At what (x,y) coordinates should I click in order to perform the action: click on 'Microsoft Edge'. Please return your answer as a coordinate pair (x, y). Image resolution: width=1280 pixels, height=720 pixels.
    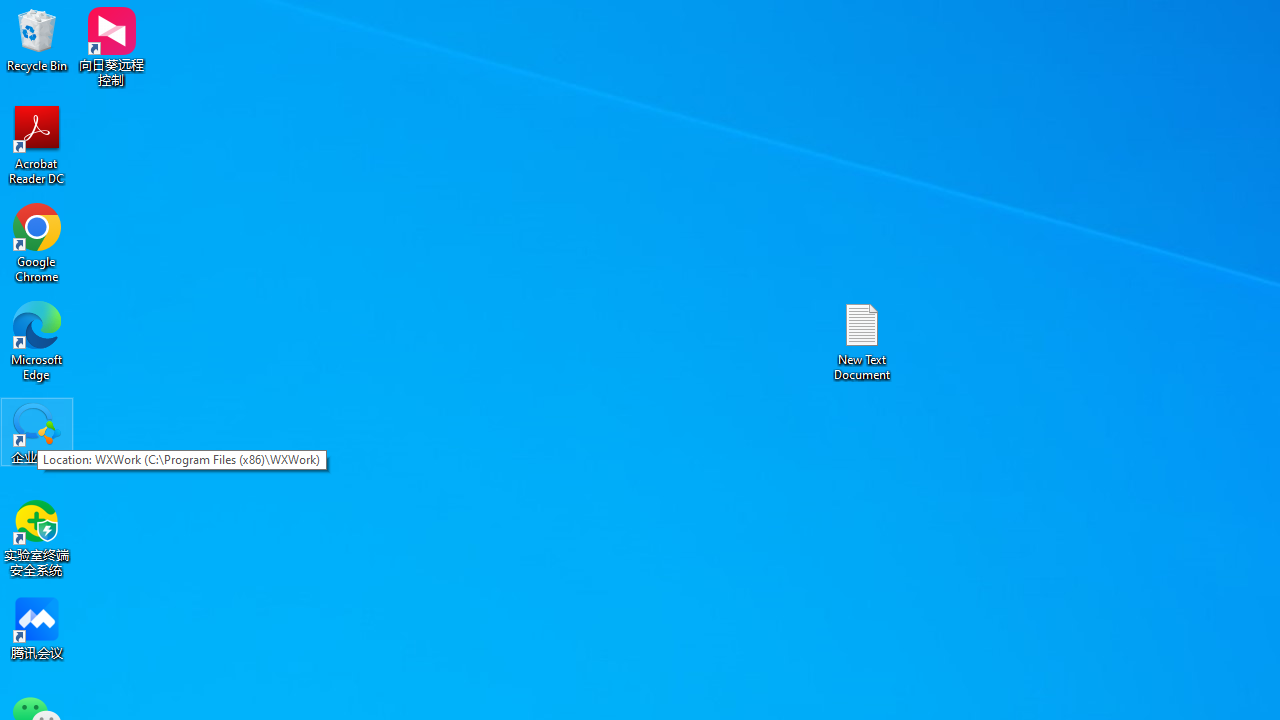
    Looking at the image, I should click on (37, 340).